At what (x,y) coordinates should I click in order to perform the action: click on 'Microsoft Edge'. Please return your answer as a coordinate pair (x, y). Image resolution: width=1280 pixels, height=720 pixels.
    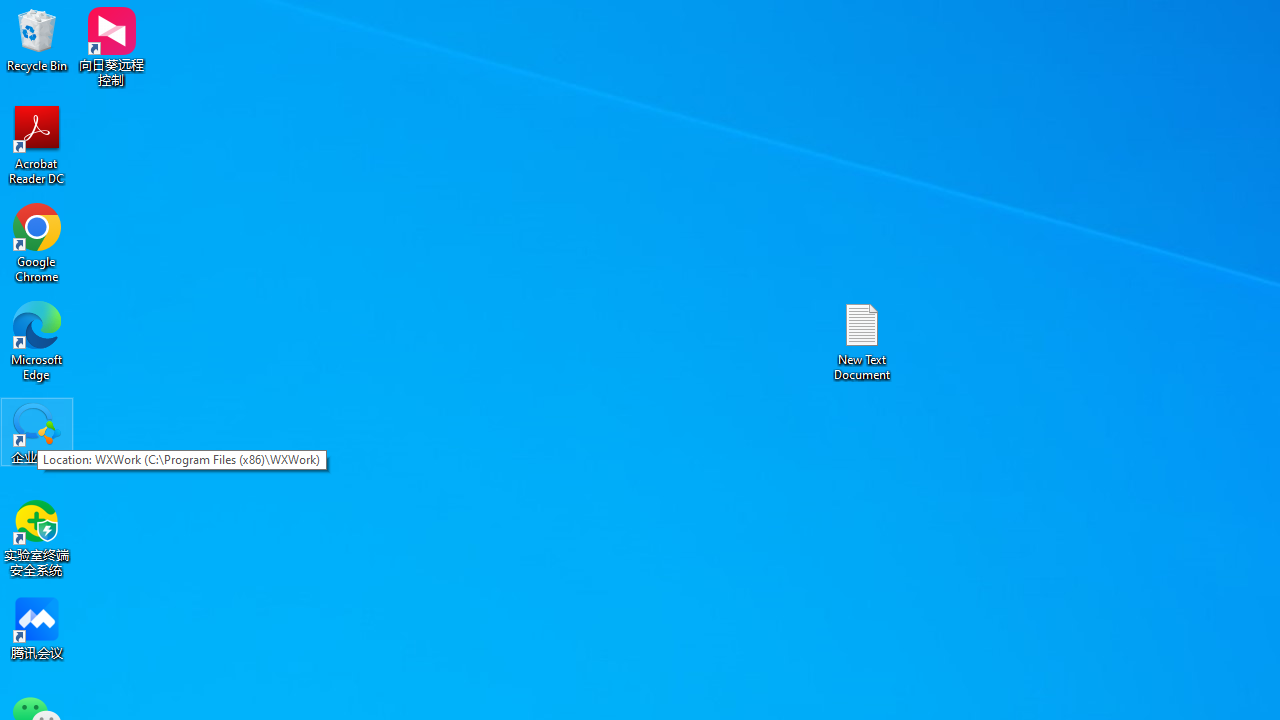
    Looking at the image, I should click on (37, 340).